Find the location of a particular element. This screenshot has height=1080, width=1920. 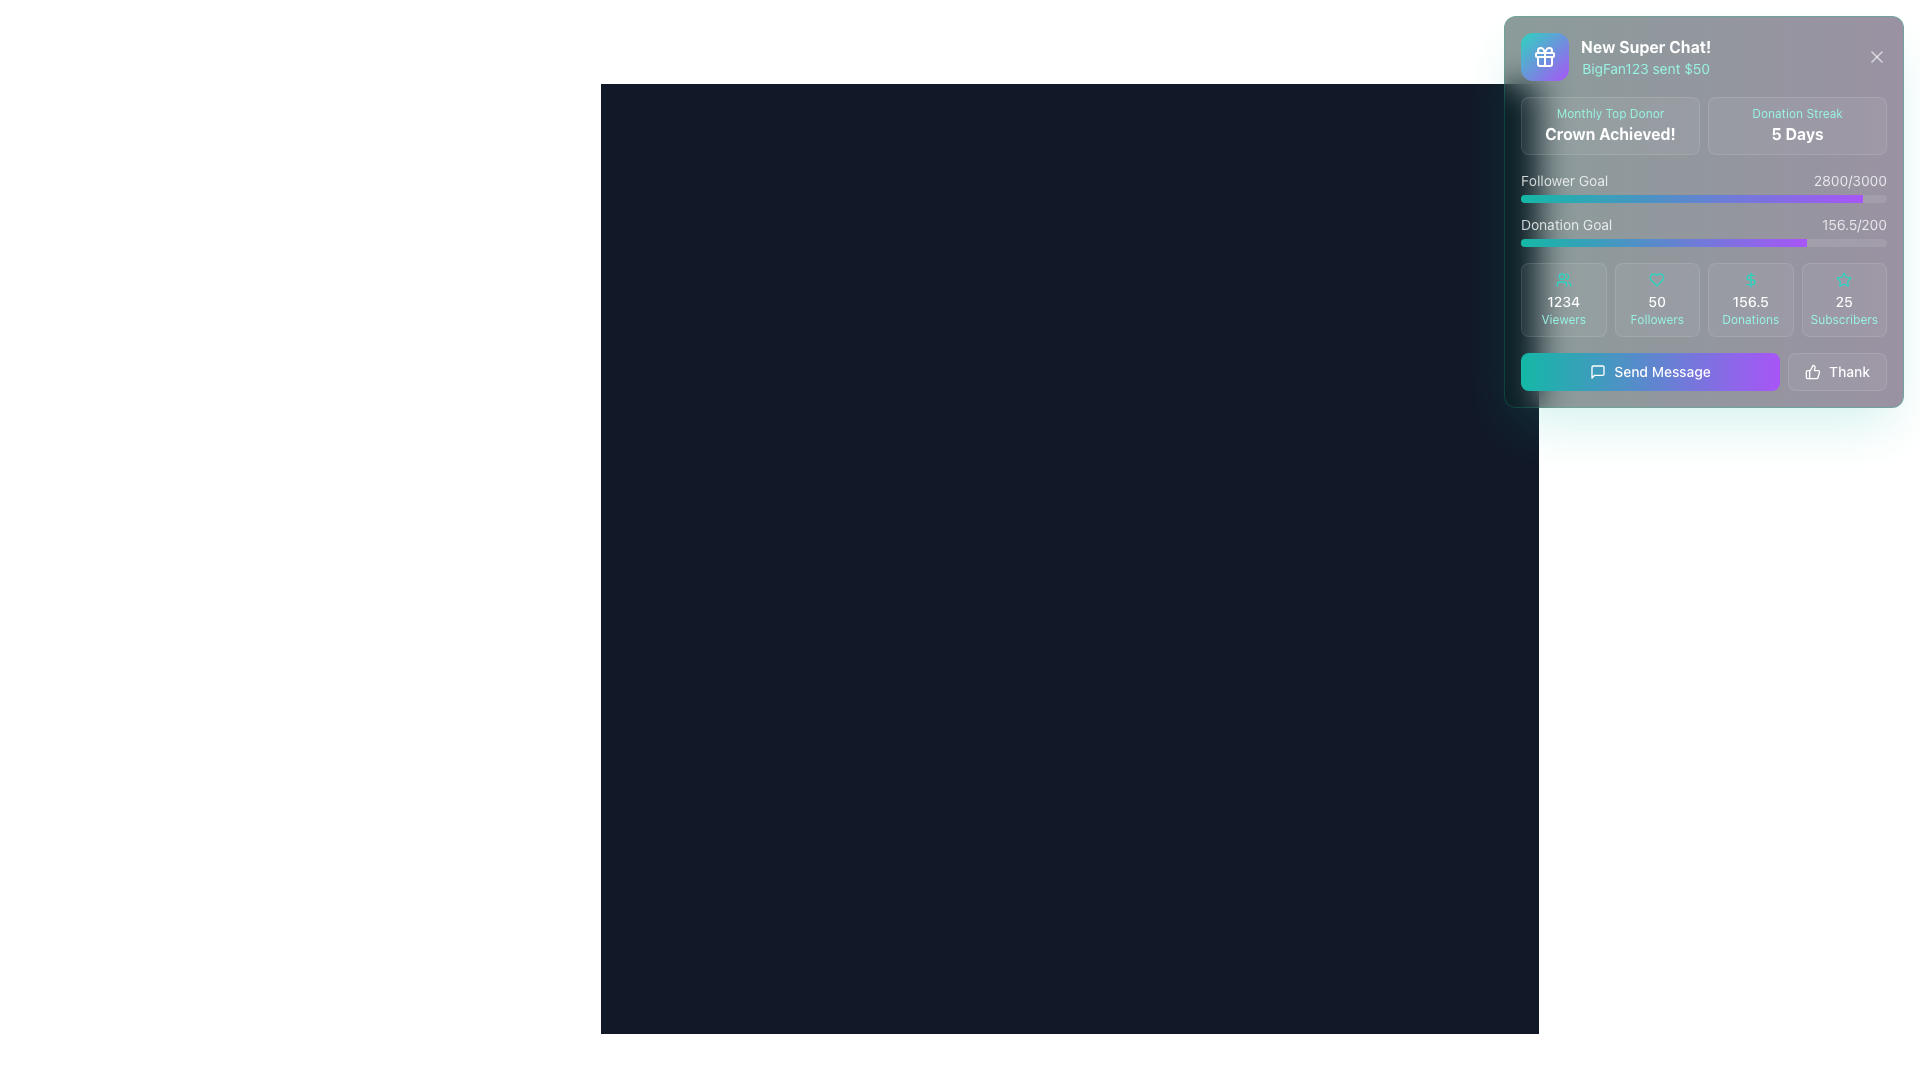

the thumbs-up icon within the 'Thank' button located at the bottom-right corner of the interface is located at coordinates (1813, 371).